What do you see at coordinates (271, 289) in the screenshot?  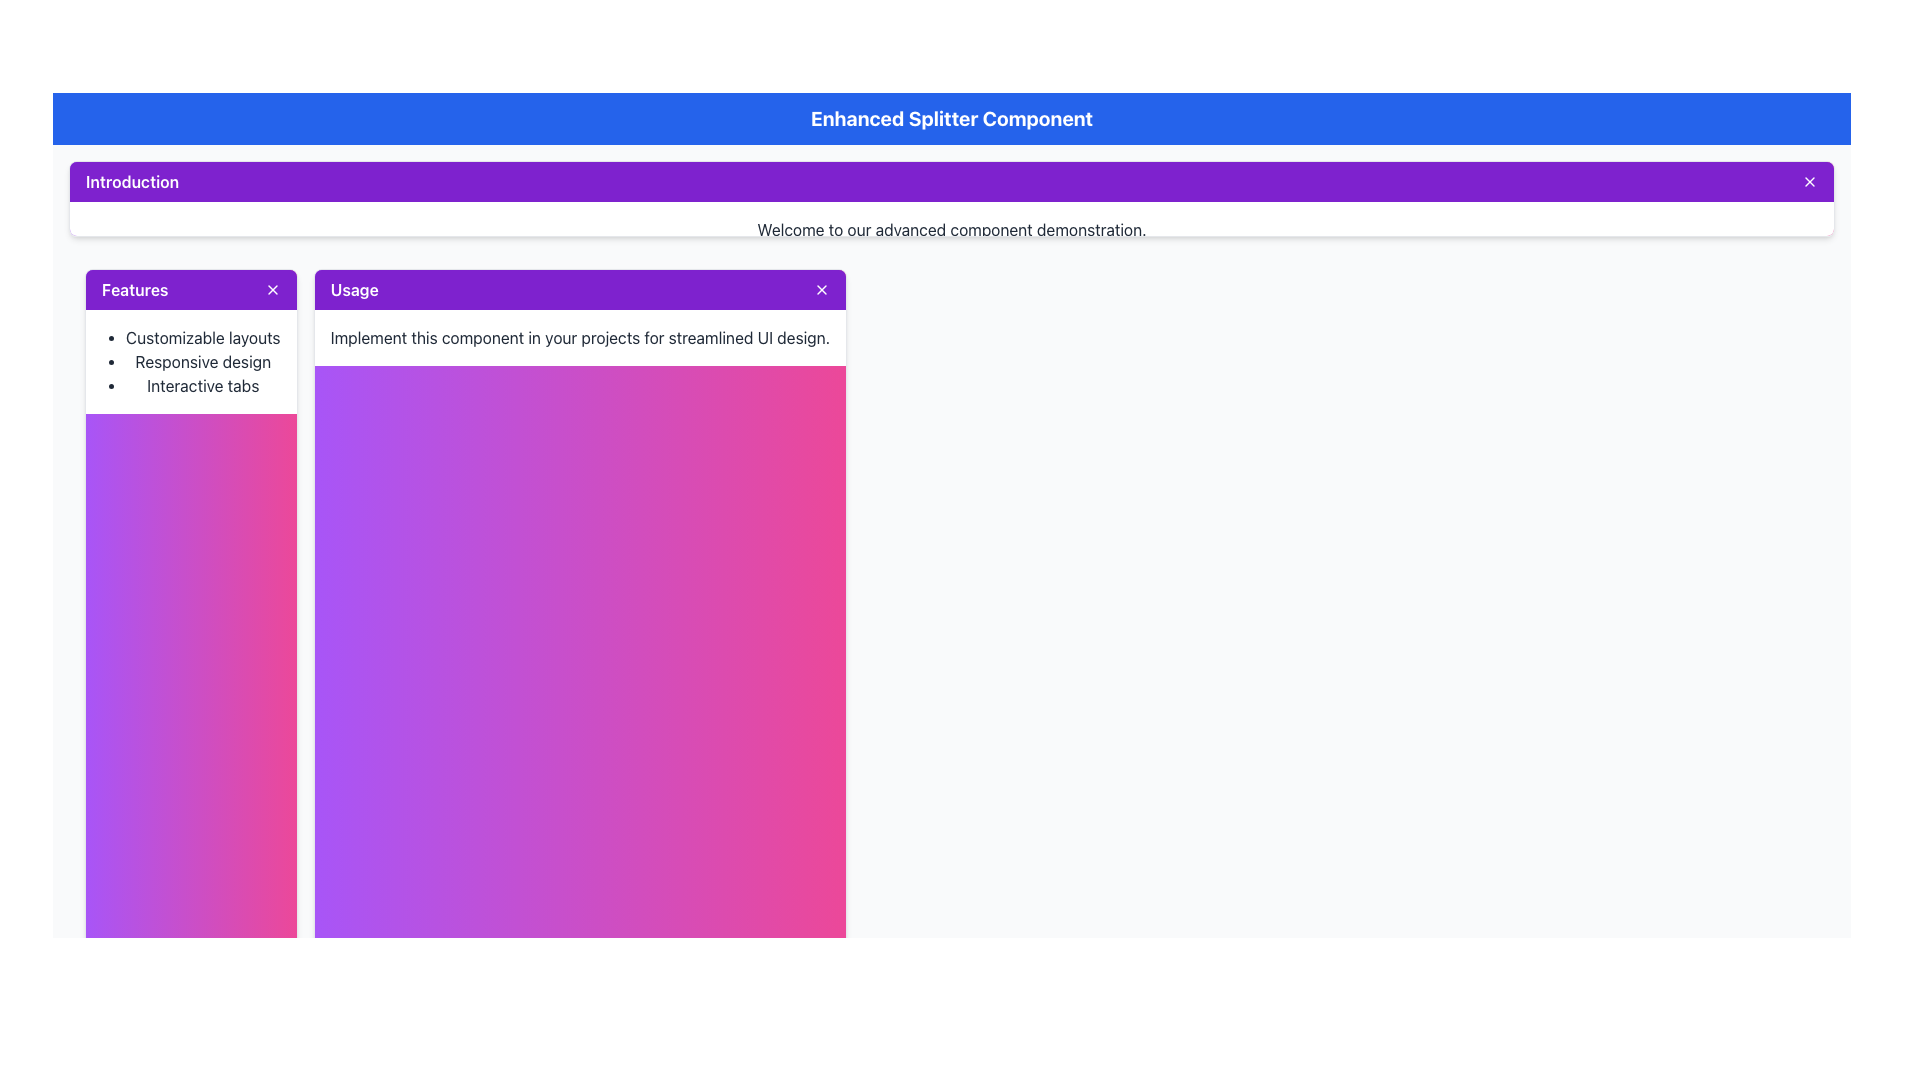 I see `the close button for the 'Features' panel, located at the upper-right corner of the section` at bounding box center [271, 289].